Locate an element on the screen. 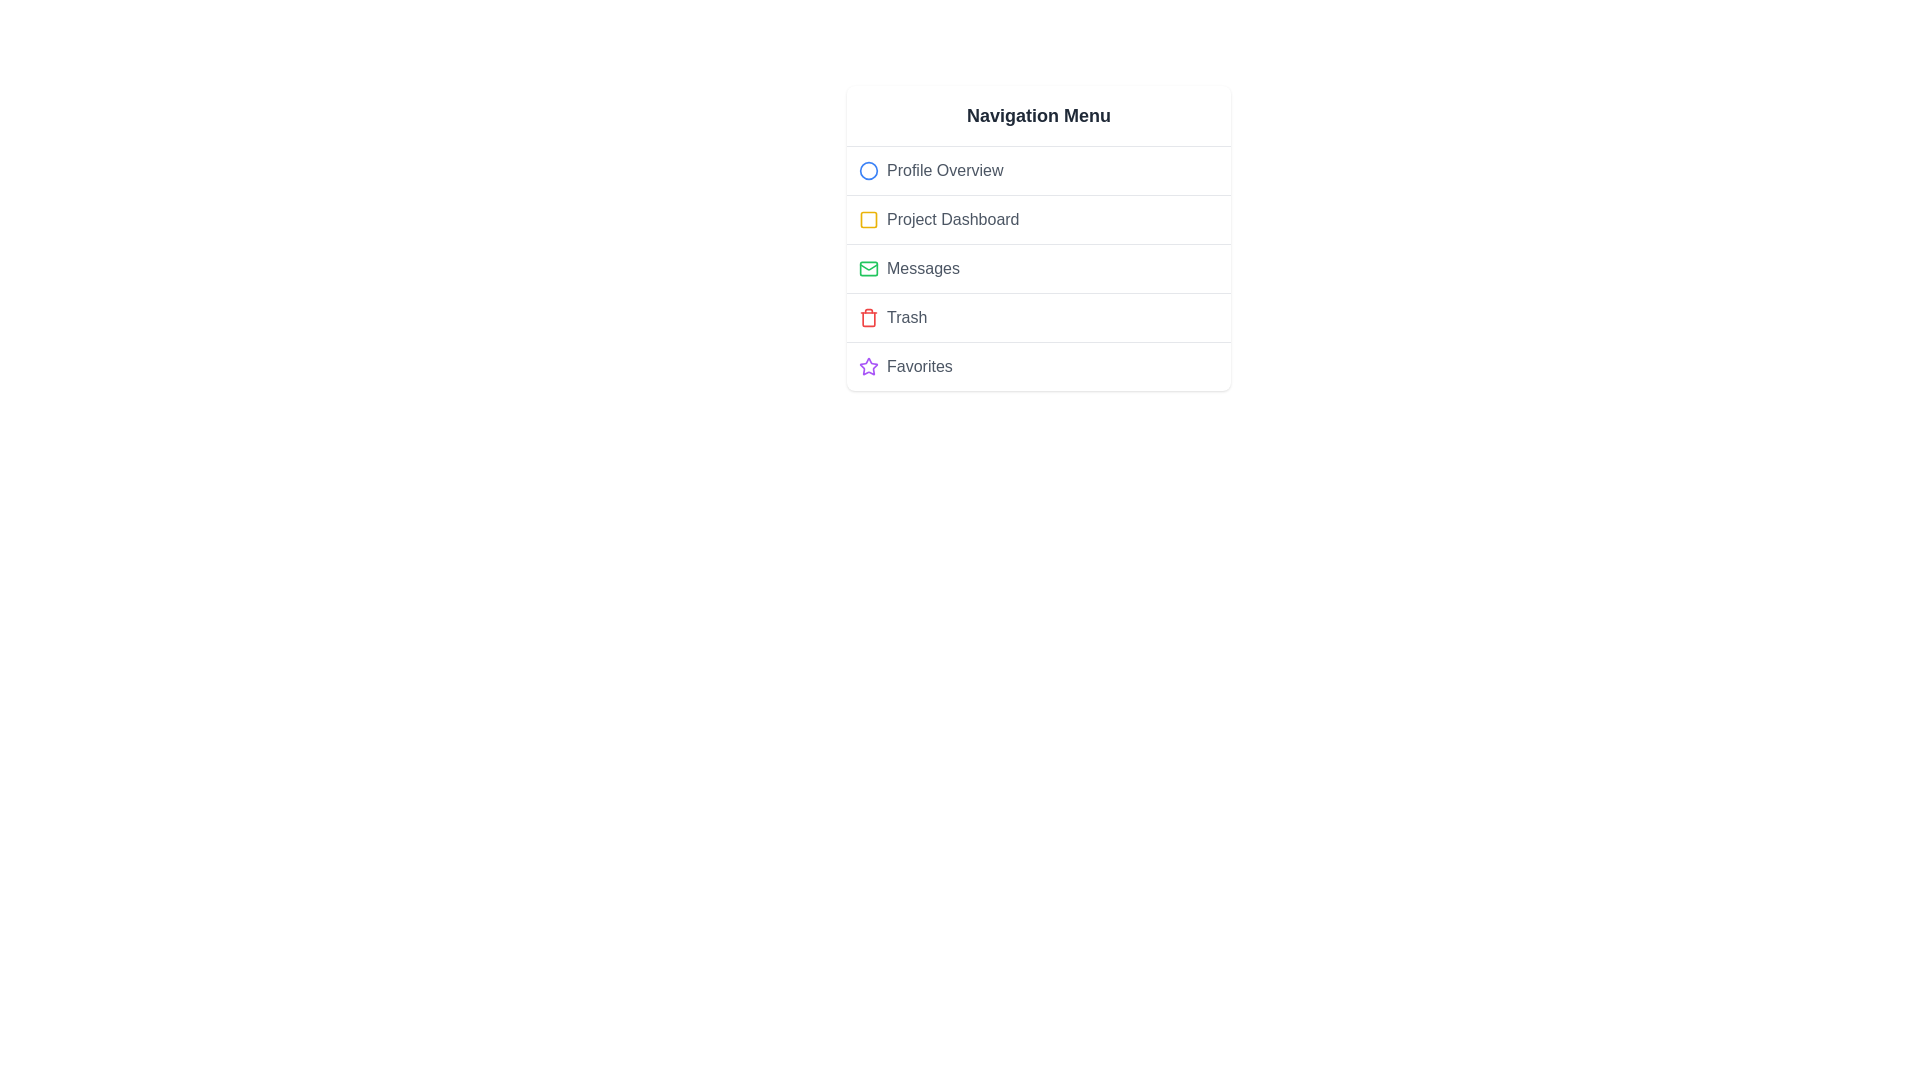  the menu item Project Dashboard to view its hover effect is located at coordinates (1038, 219).